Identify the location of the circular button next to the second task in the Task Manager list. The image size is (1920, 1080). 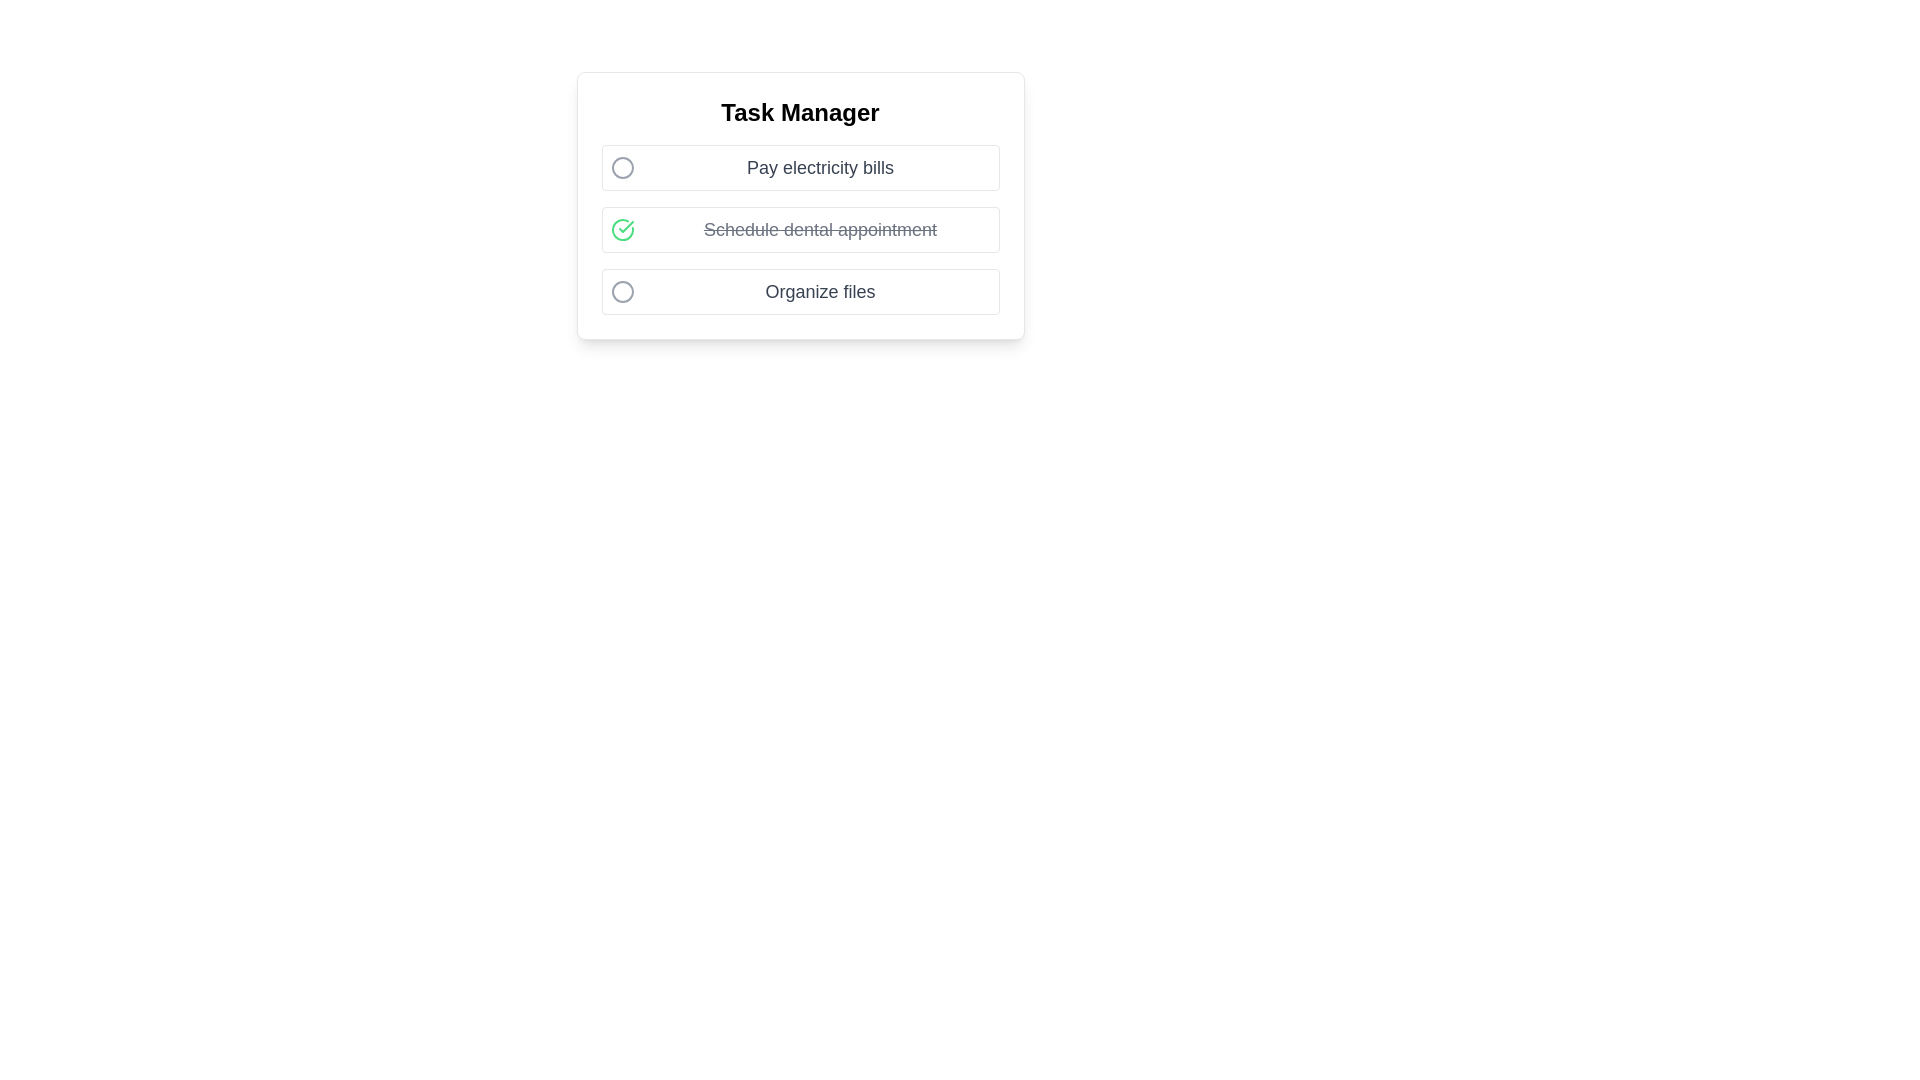
(800, 229).